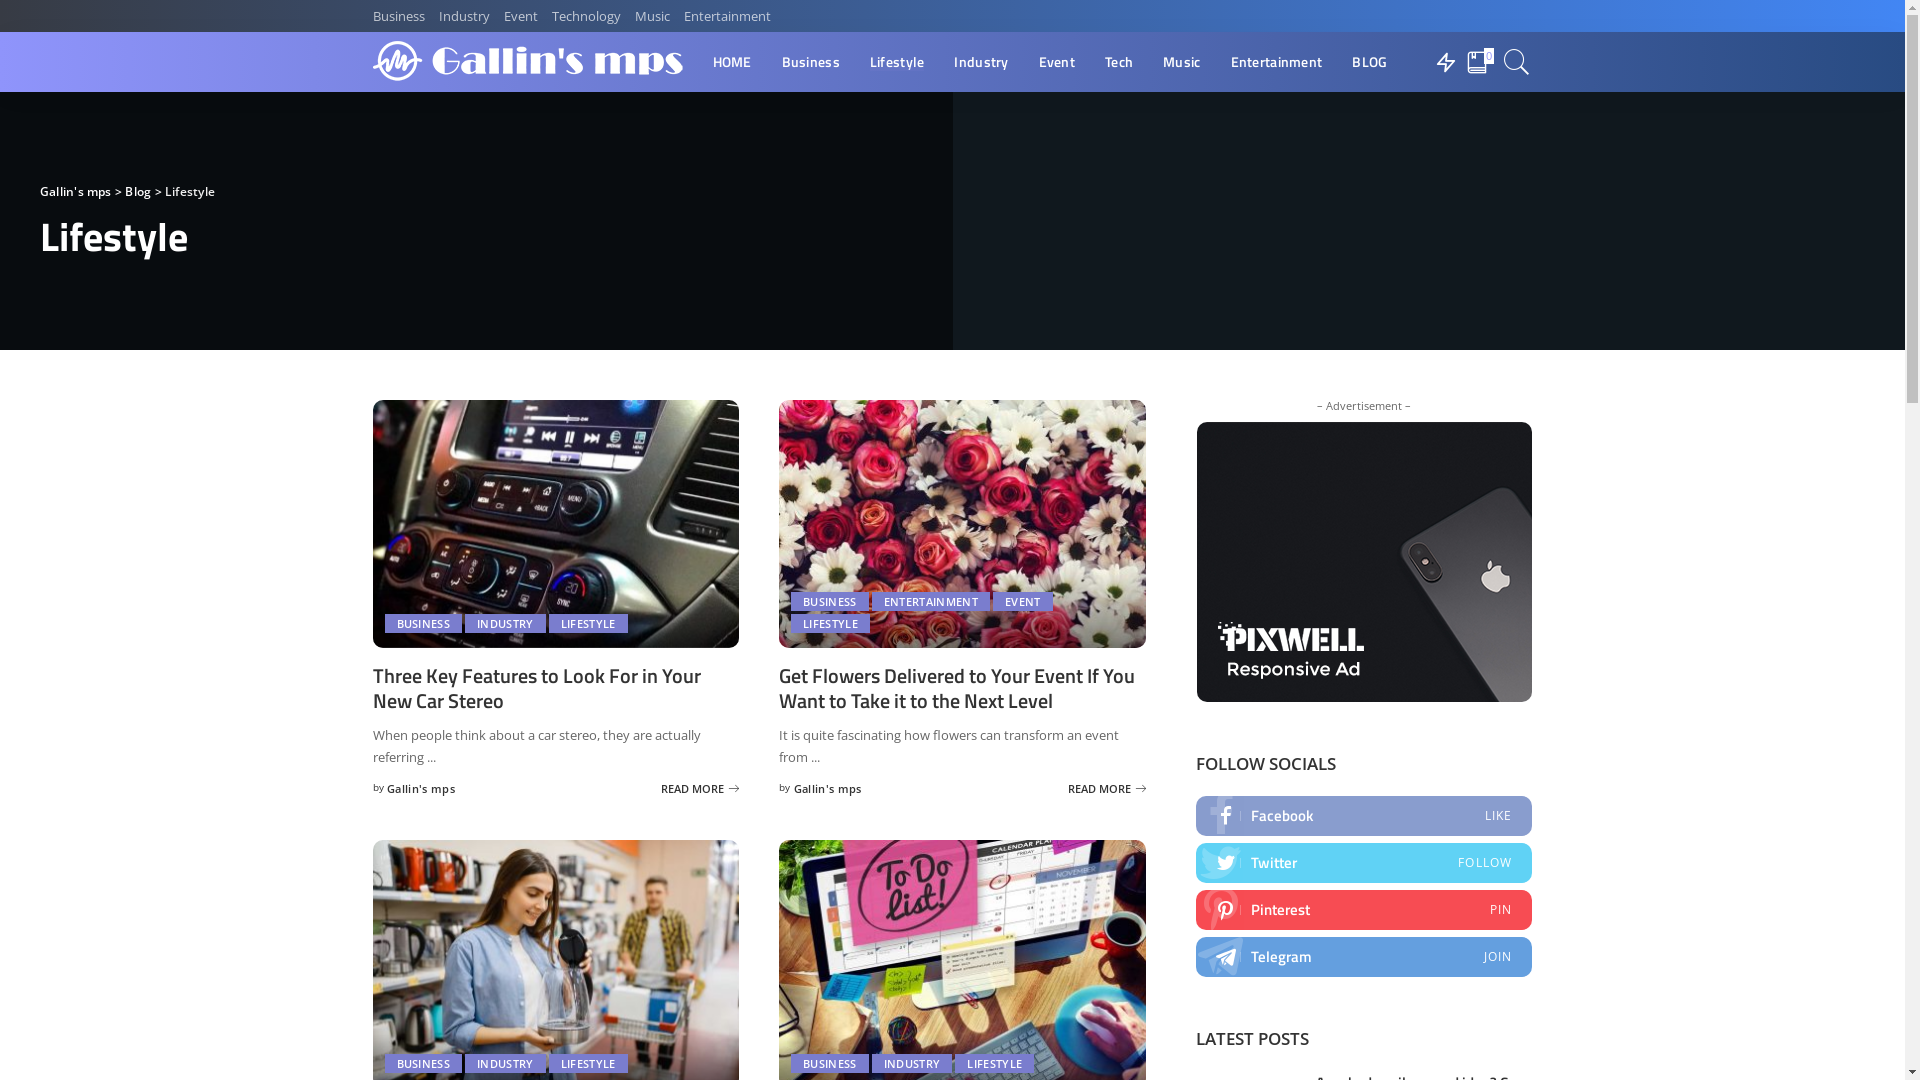  Describe the element at coordinates (1363, 862) in the screenshot. I see `'Twitter'` at that location.